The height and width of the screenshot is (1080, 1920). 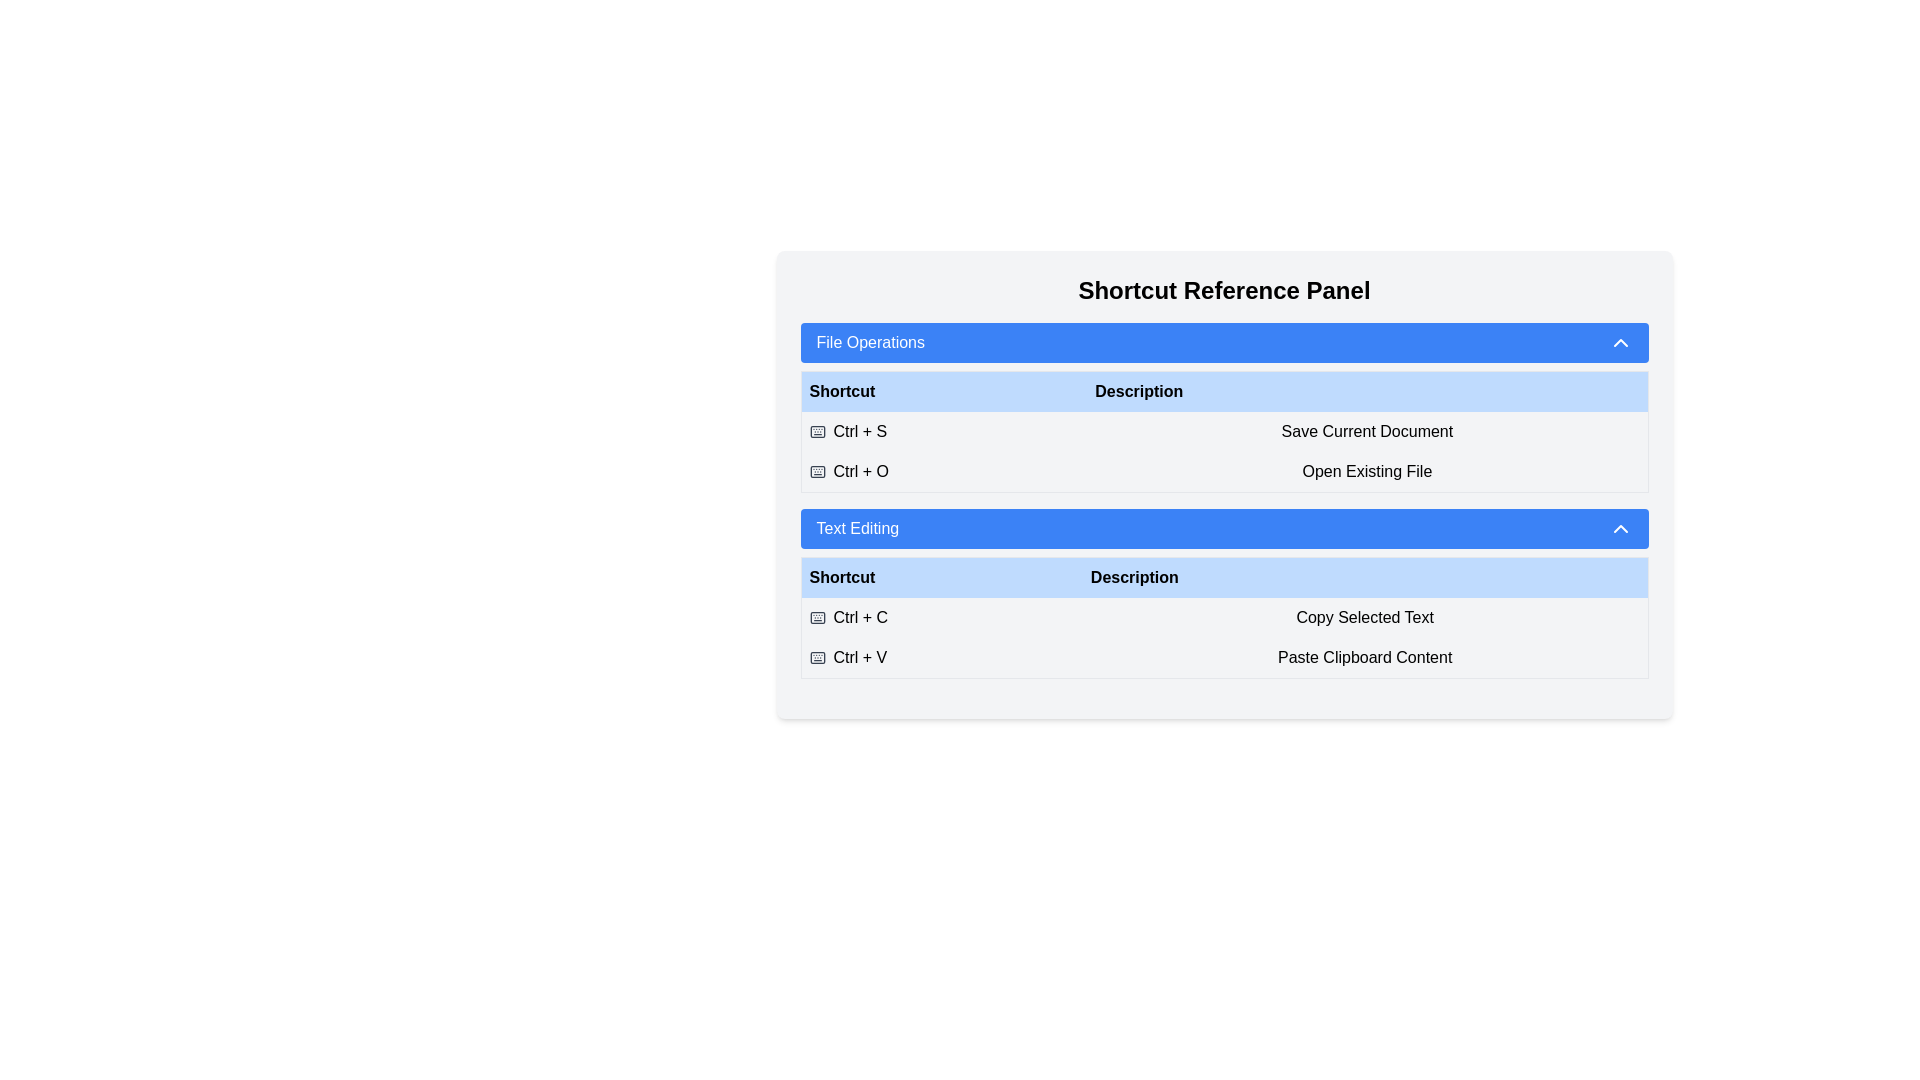 I want to click on the Label/Text element that serves as a heading for the collapsible section related to text editing operations, centrally aligned within a blue rectangular button, so click(x=857, y=527).